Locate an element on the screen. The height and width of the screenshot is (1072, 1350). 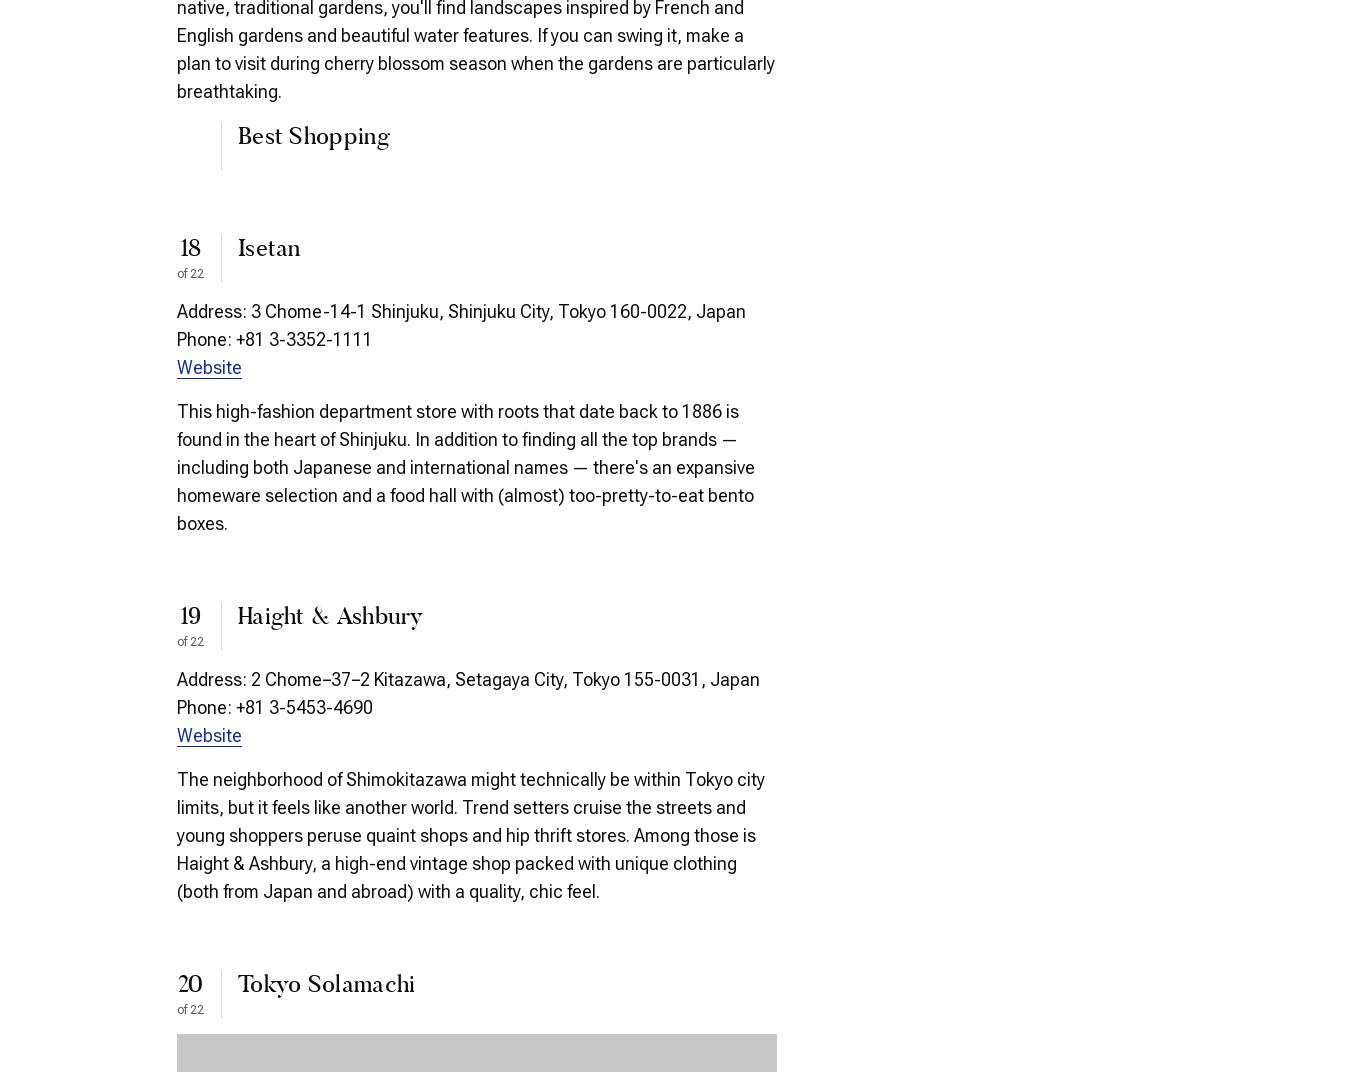
'The neighborhood of Shimokitazawa might technically be within Tokyo city limits, but it feels like another world. Trend setters cruise the streets and young shoppers peruse quaint shops and hip thrift stores. Among those is Haight & Ashbury, a high-end vintage shop packed with unique clothing (both from Japan and abroad) with a quality, chic feel.' is located at coordinates (470, 833).